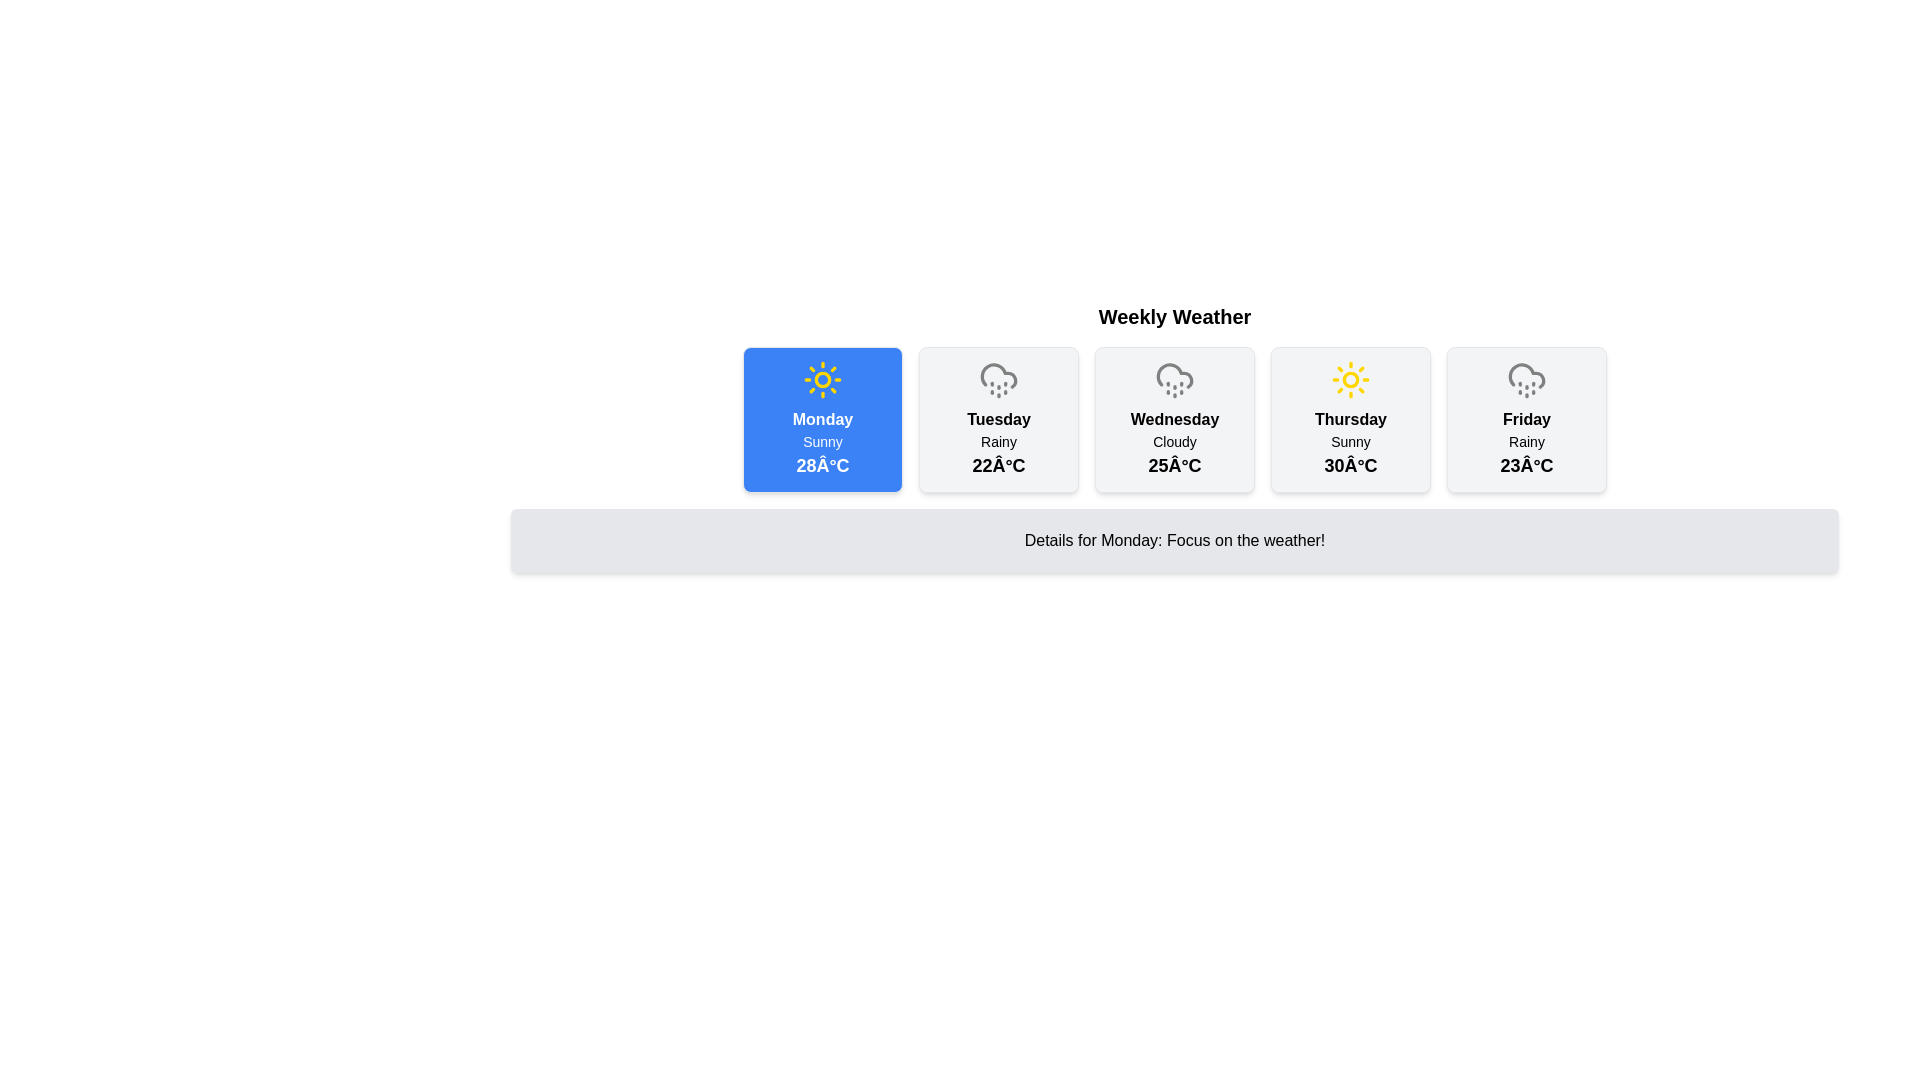 Image resolution: width=1920 pixels, height=1080 pixels. I want to click on the stylized cloud icon with drizzle droplets underneath, located in the top section of the 'Friday Rainy 23°C' weather card, which is the fifth card in a horizontal layout of weather cards, so click(1525, 380).